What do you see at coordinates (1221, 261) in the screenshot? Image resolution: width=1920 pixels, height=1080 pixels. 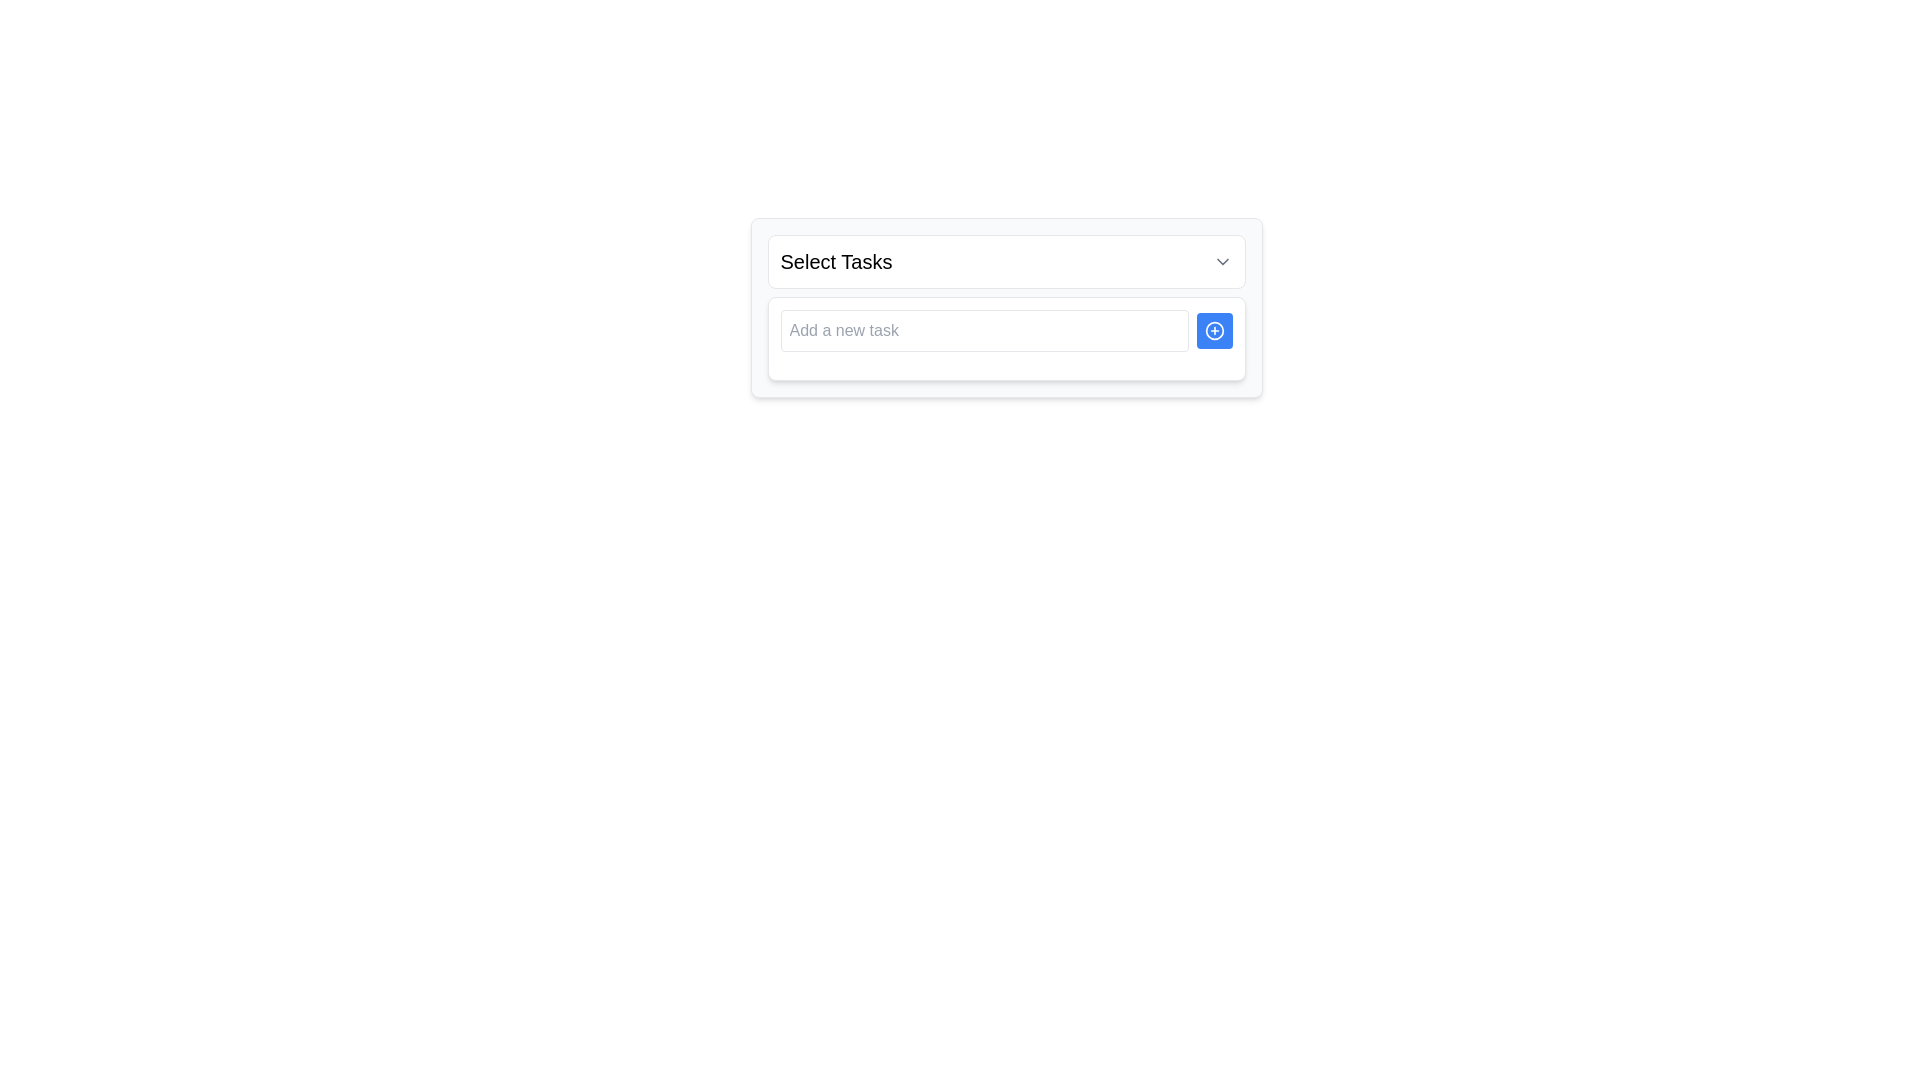 I see `the downward-pointing chevron icon located at the far right of the 'Select Tasks' header` at bounding box center [1221, 261].